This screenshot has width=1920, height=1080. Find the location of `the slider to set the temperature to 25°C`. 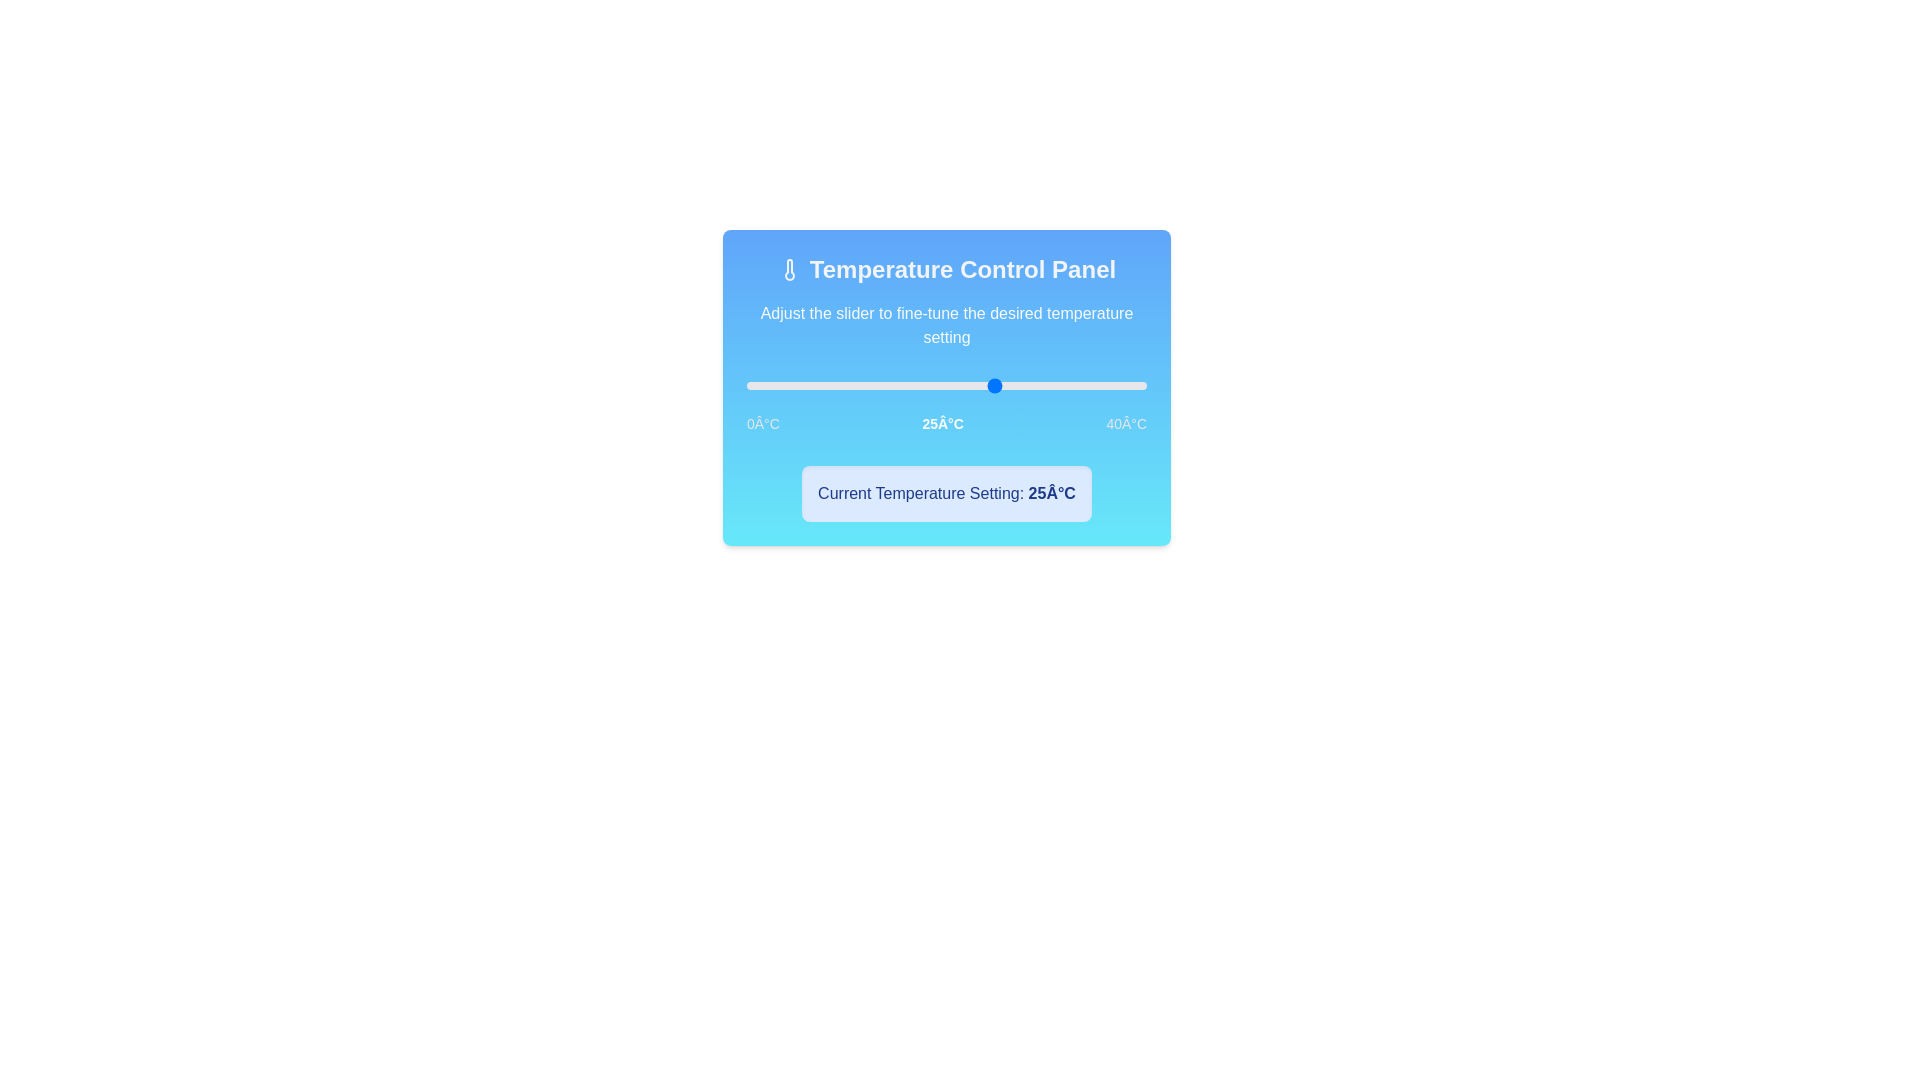

the slider to set the temperature to 25°C is located at coordinates (997, 385).